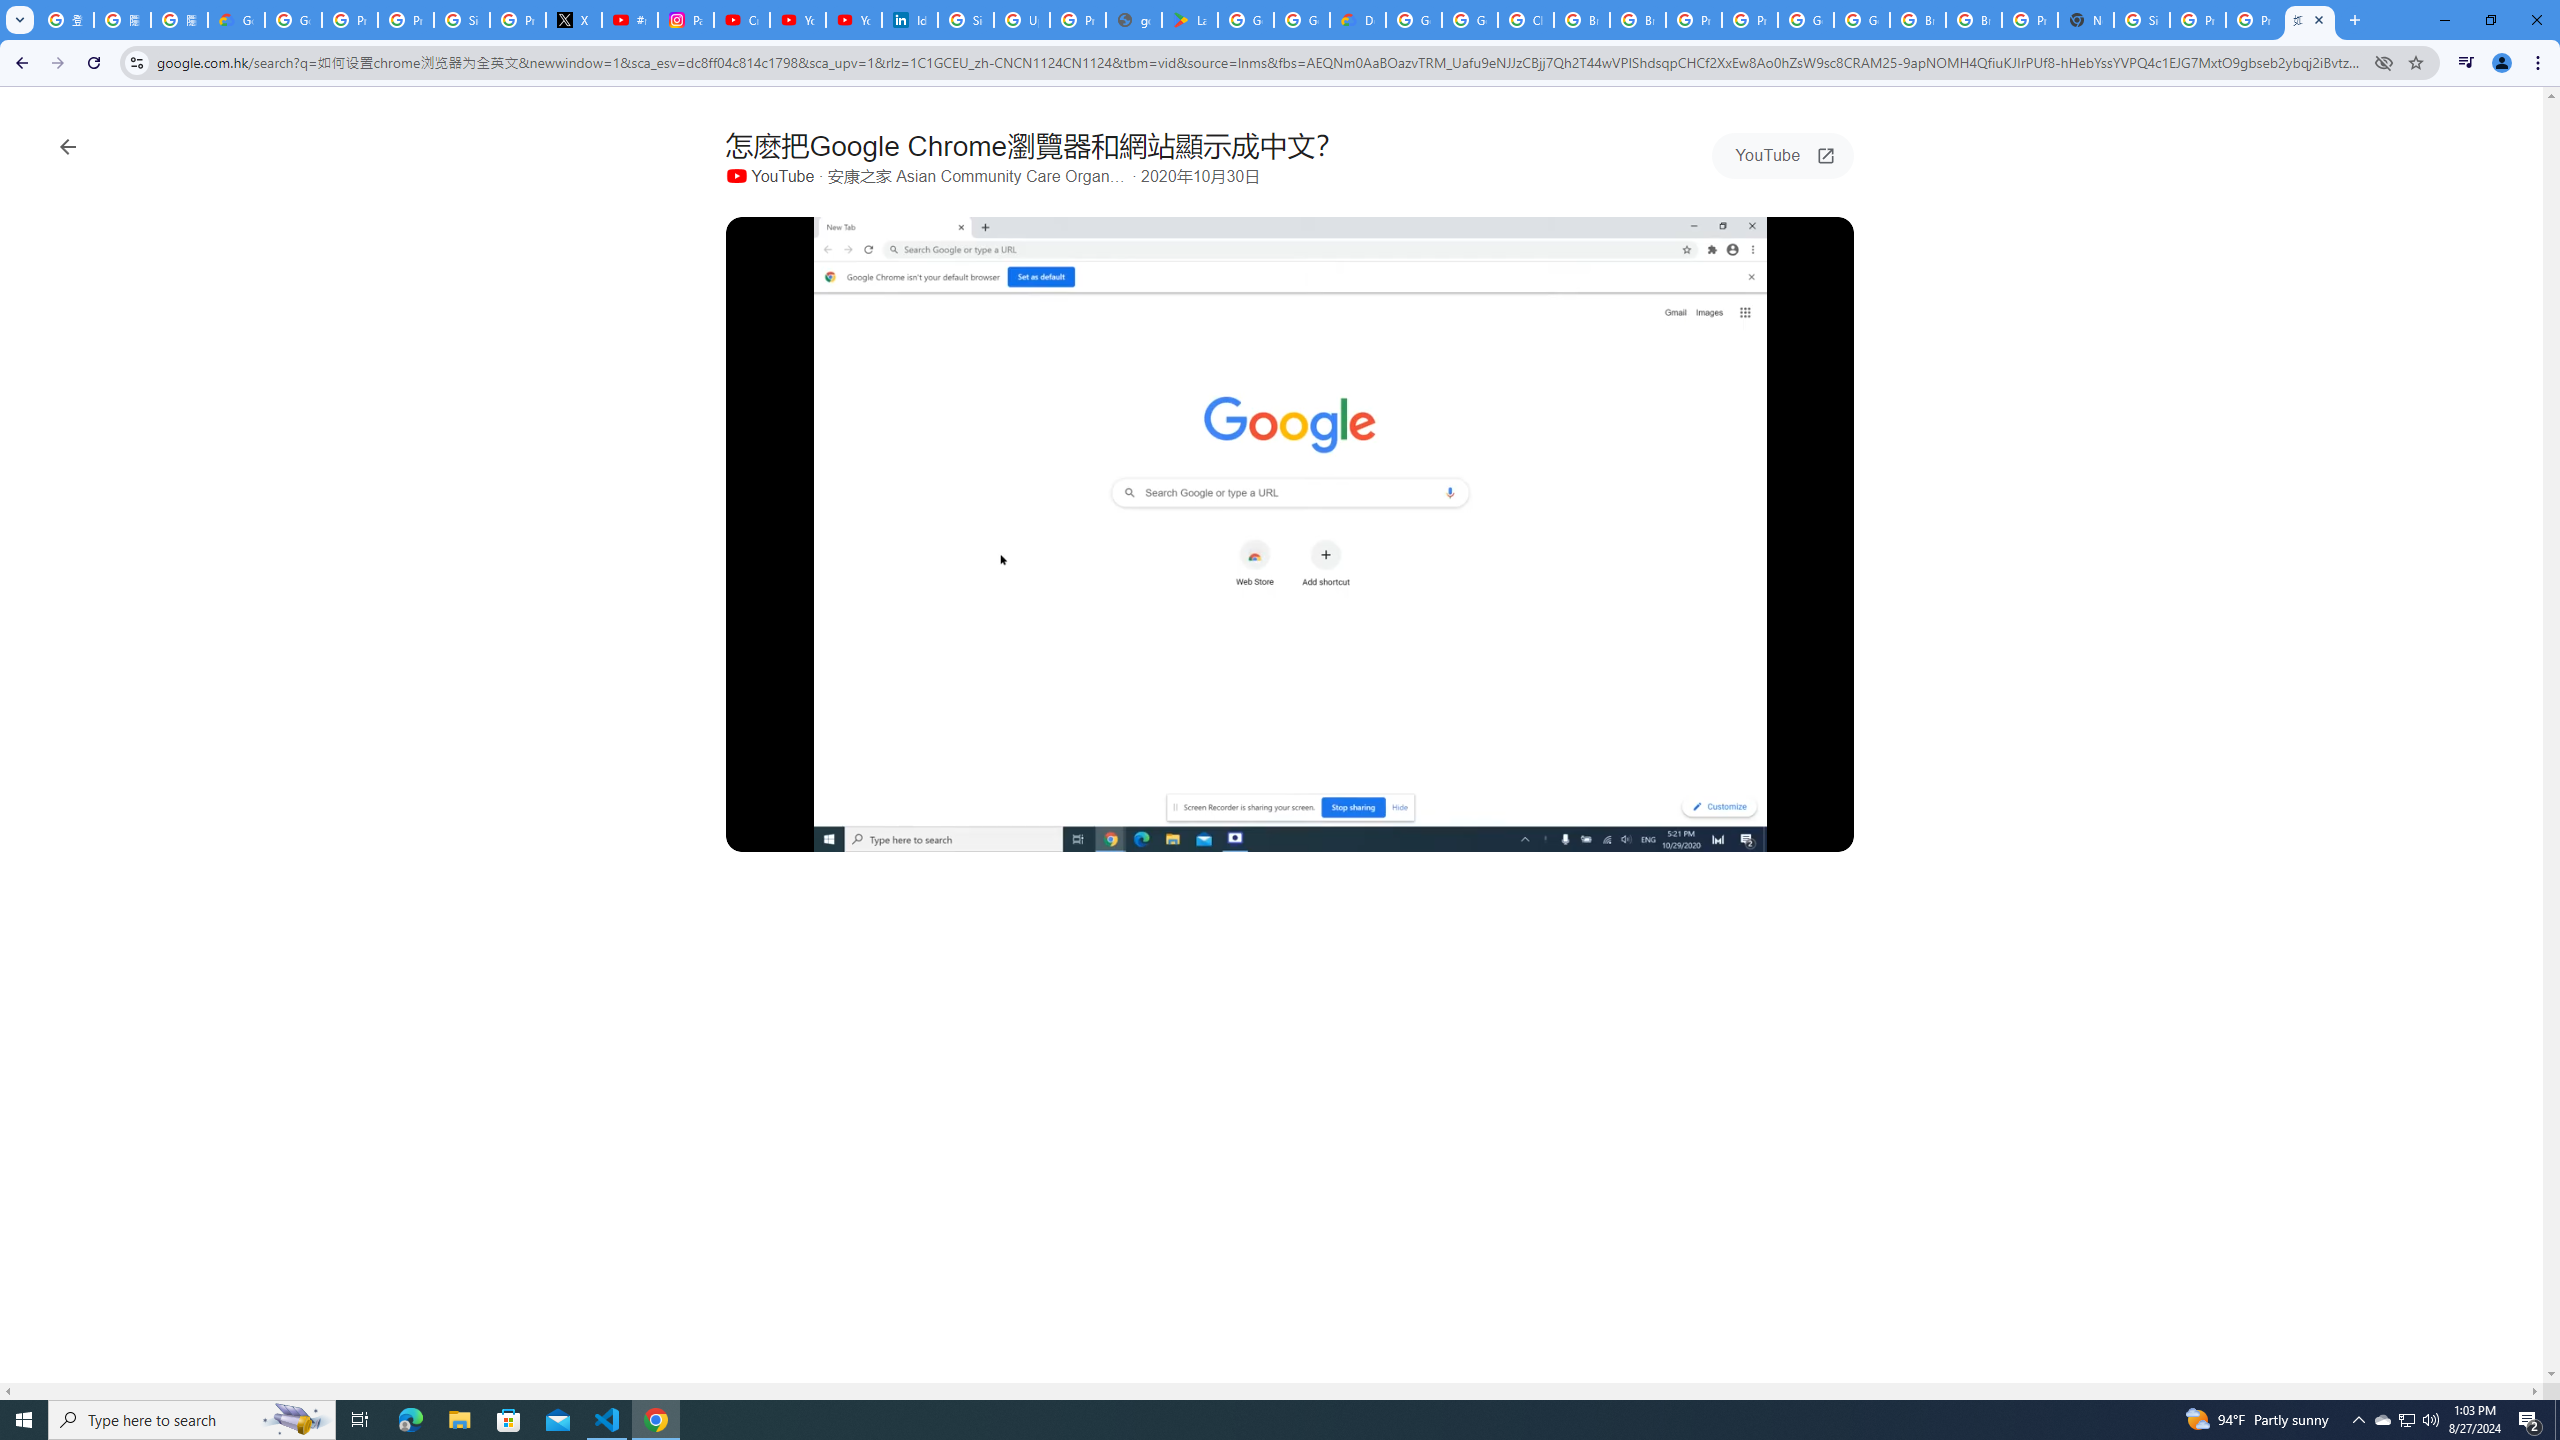 The width and height of the screenshot is (2560, 1440). What do you see at coordinates (759, 831) in the screenshot?
I see `'Play (k)'` at bounding box center [759, 831].